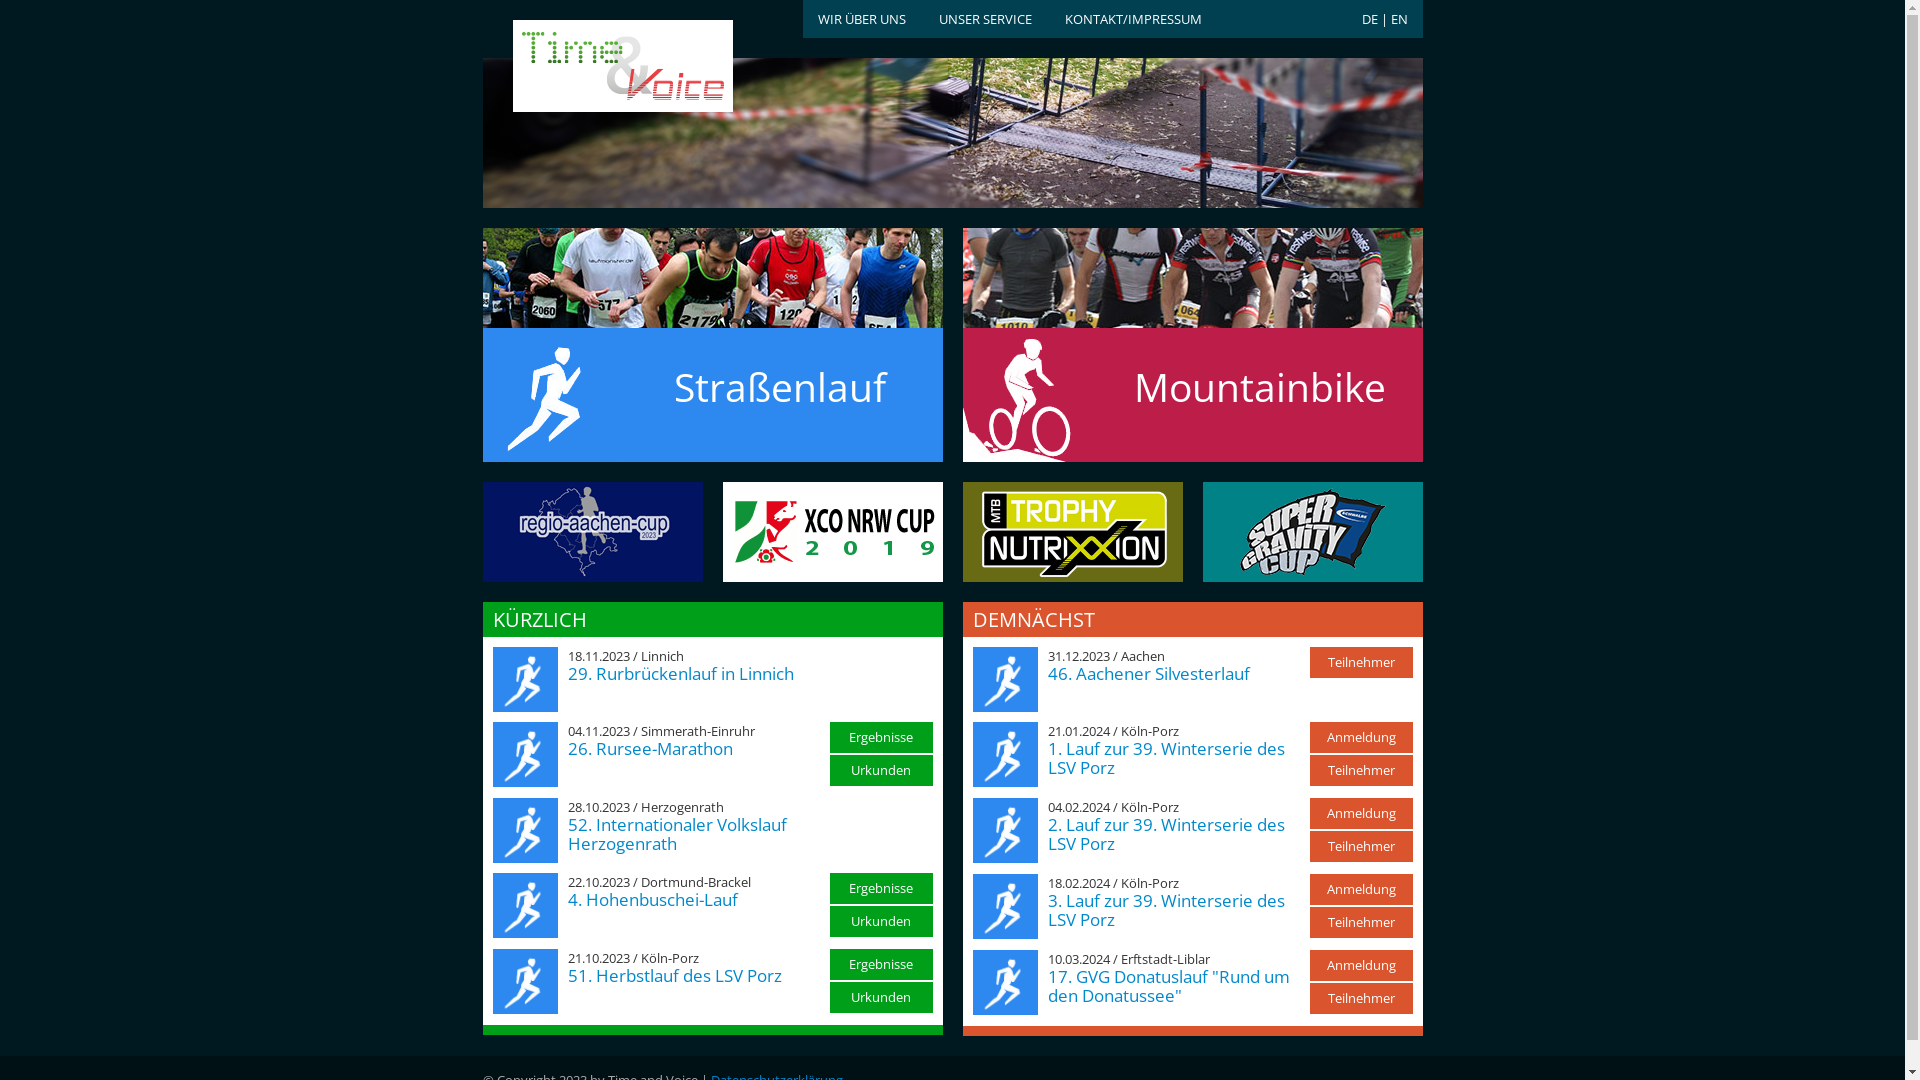 Image resolution: width=1920 pixels, height=1080 pixels. I want to click on 'Time and Voice', so click(590, 65).